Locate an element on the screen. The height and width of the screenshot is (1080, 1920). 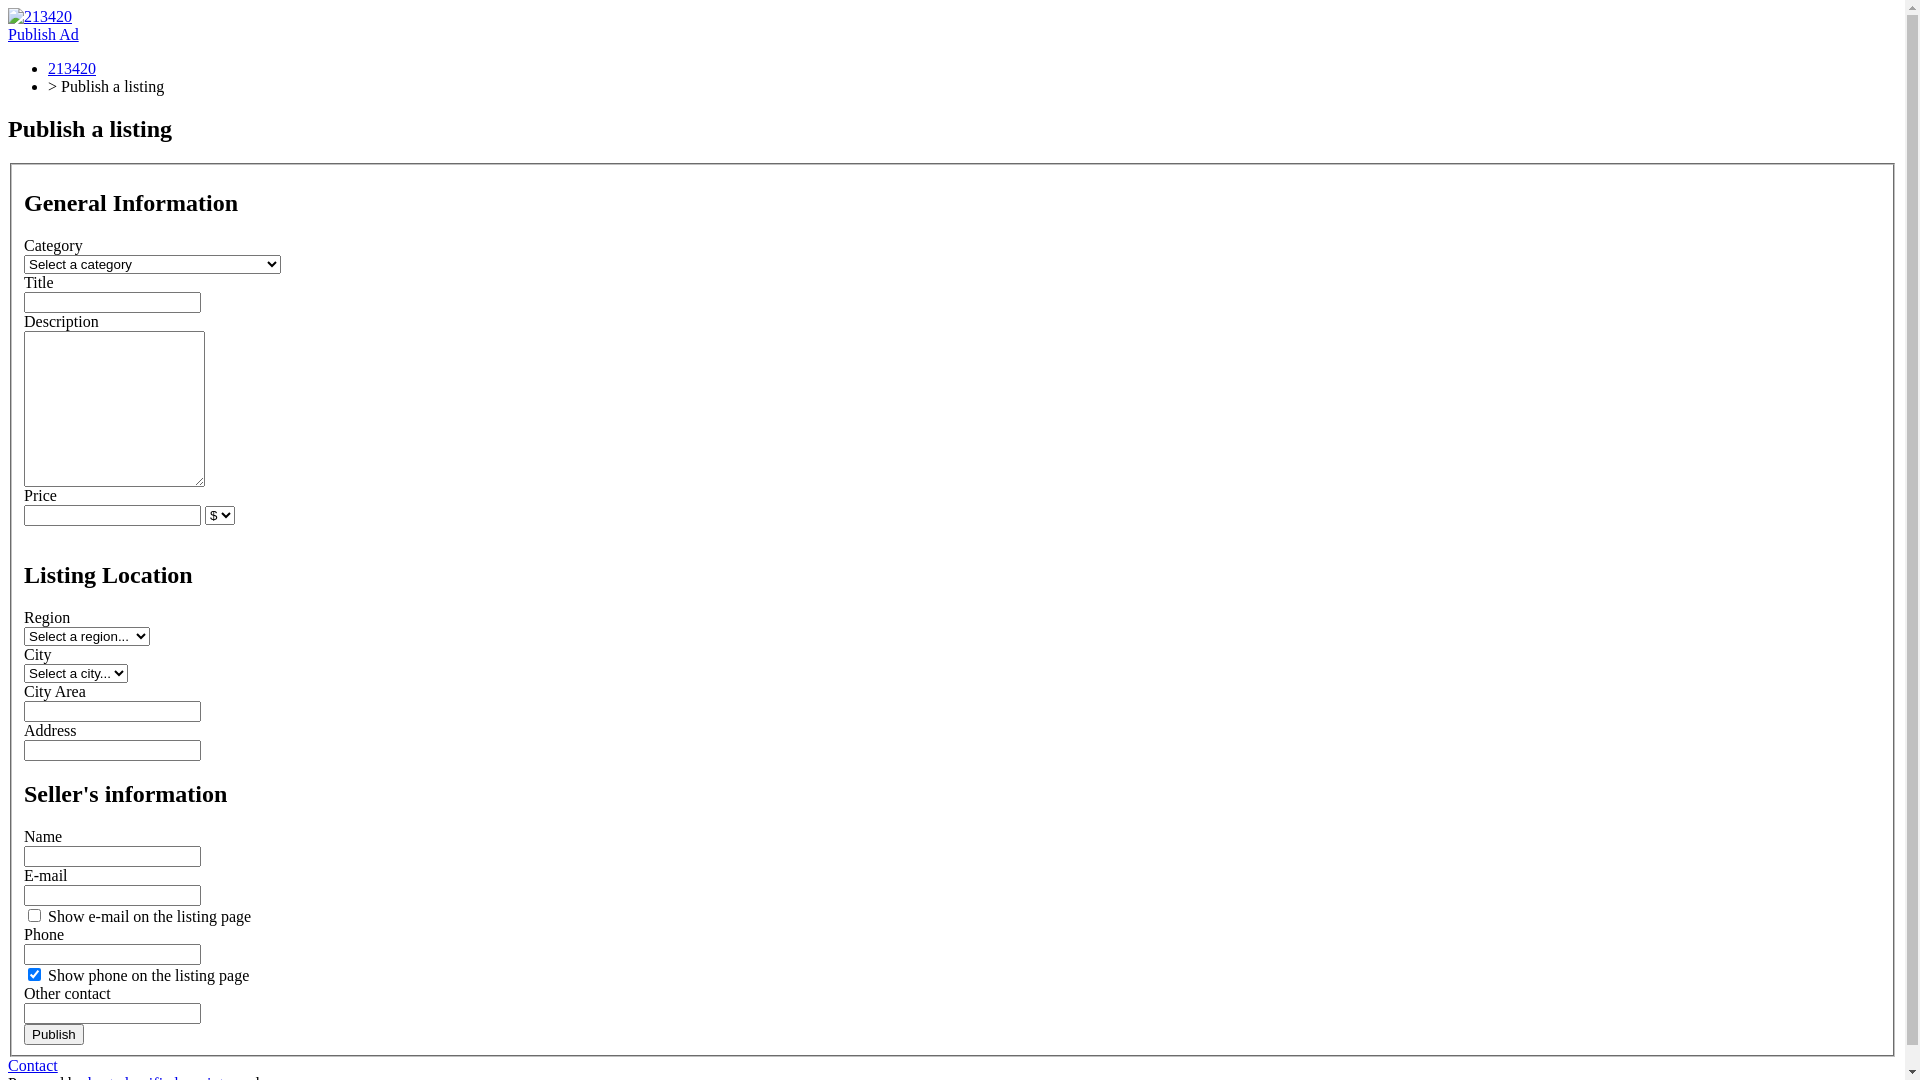
'213420' is located at coordinates (72, 67).